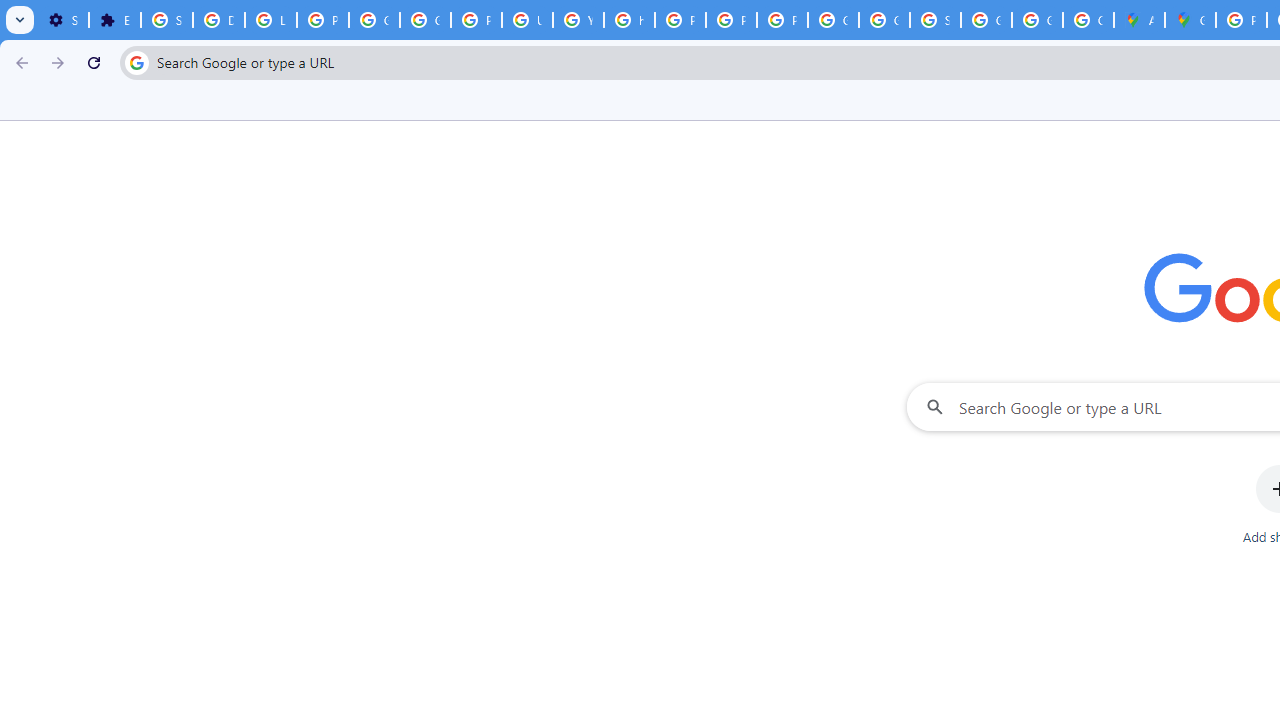 This screenshot has width=1280, height=720. What do you see at coordinates (577, 20) in the screenshot?
I see `'YouTube'` at bounding box center [577, 20].